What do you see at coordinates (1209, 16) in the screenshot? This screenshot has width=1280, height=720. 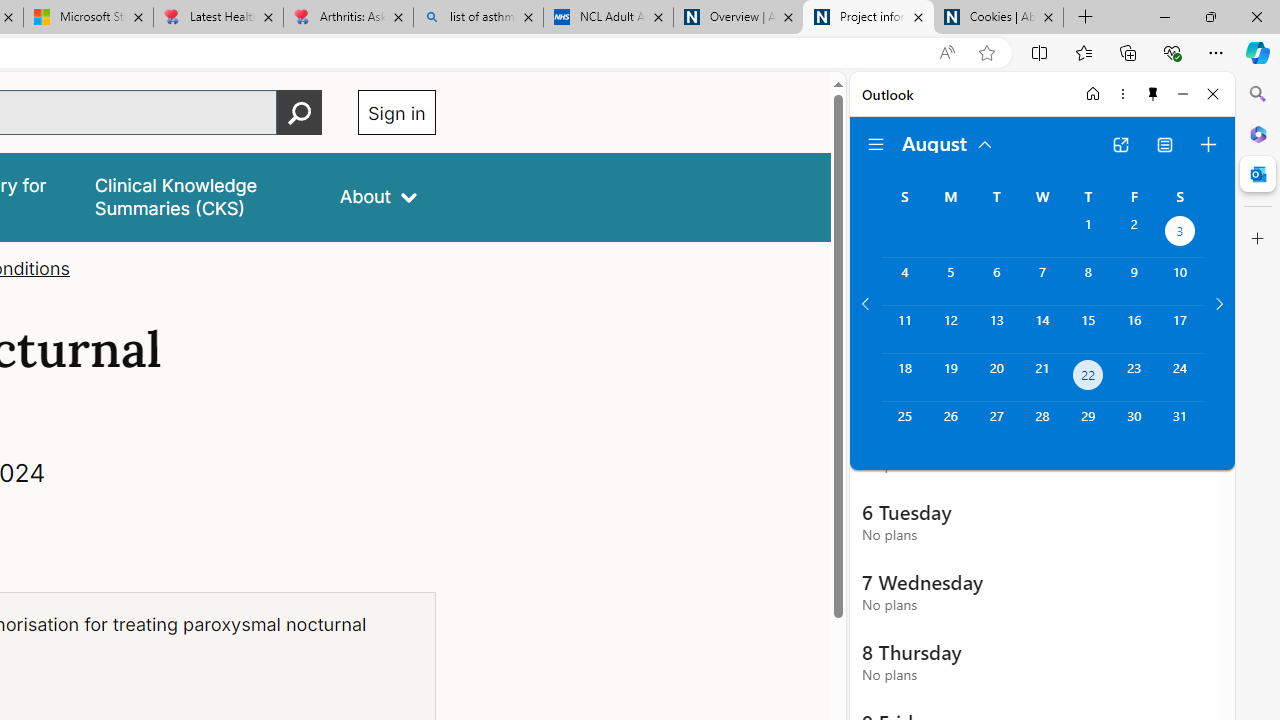 I see `'Restore'` at bounding box center [1209, 16].